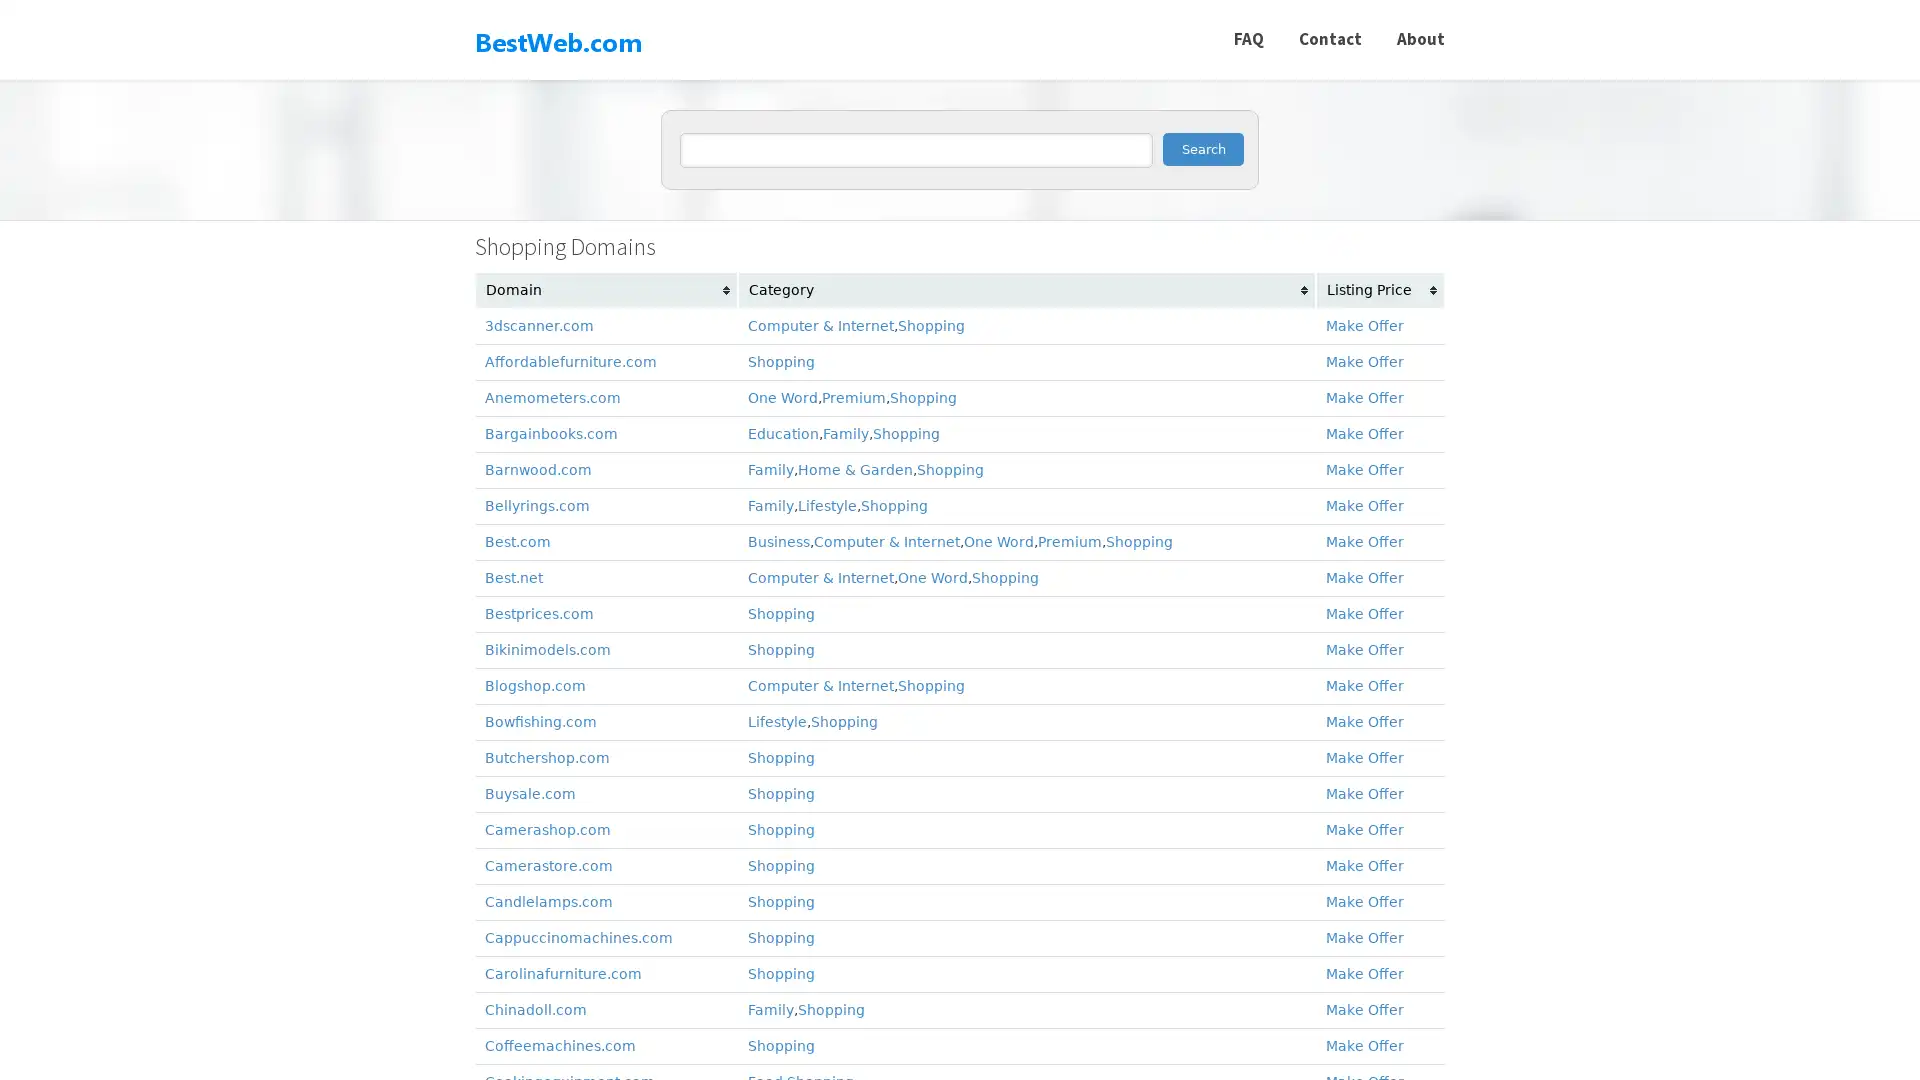 The width and height of the screenshot is (1920, 1080). I want to click on Search, so click(1202, 148).